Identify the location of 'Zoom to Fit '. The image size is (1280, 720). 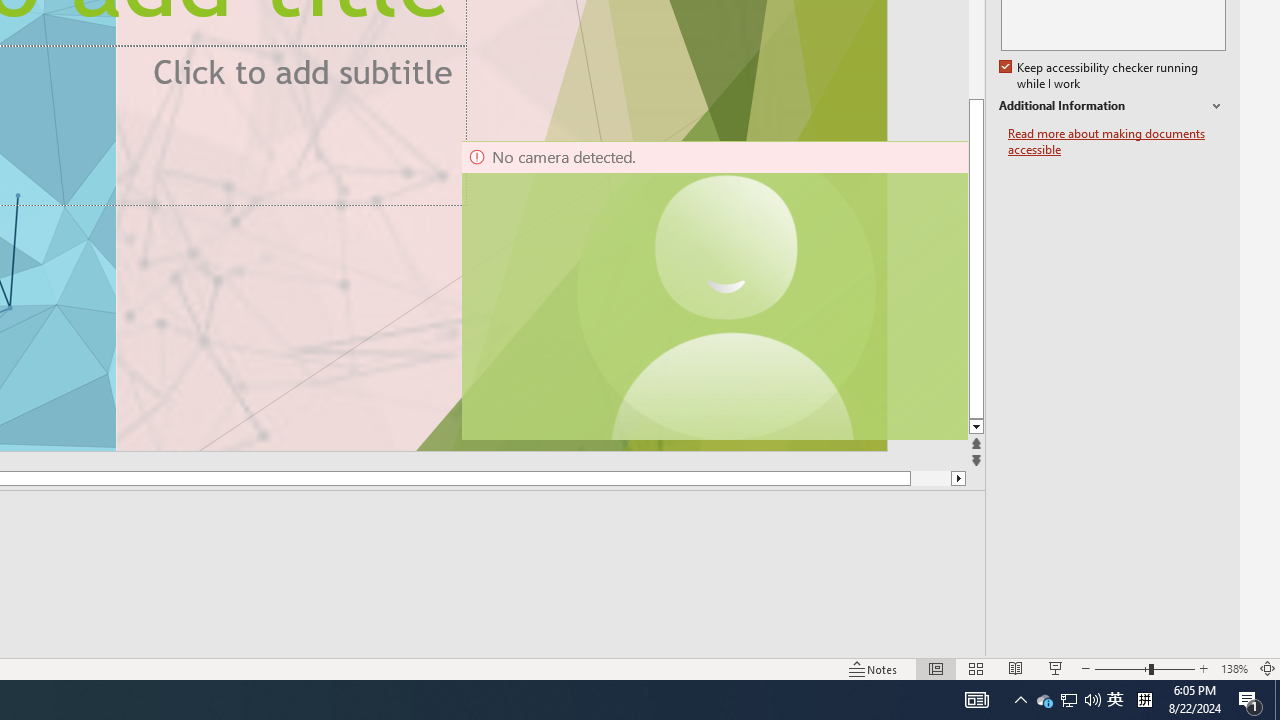
(1266, 669).